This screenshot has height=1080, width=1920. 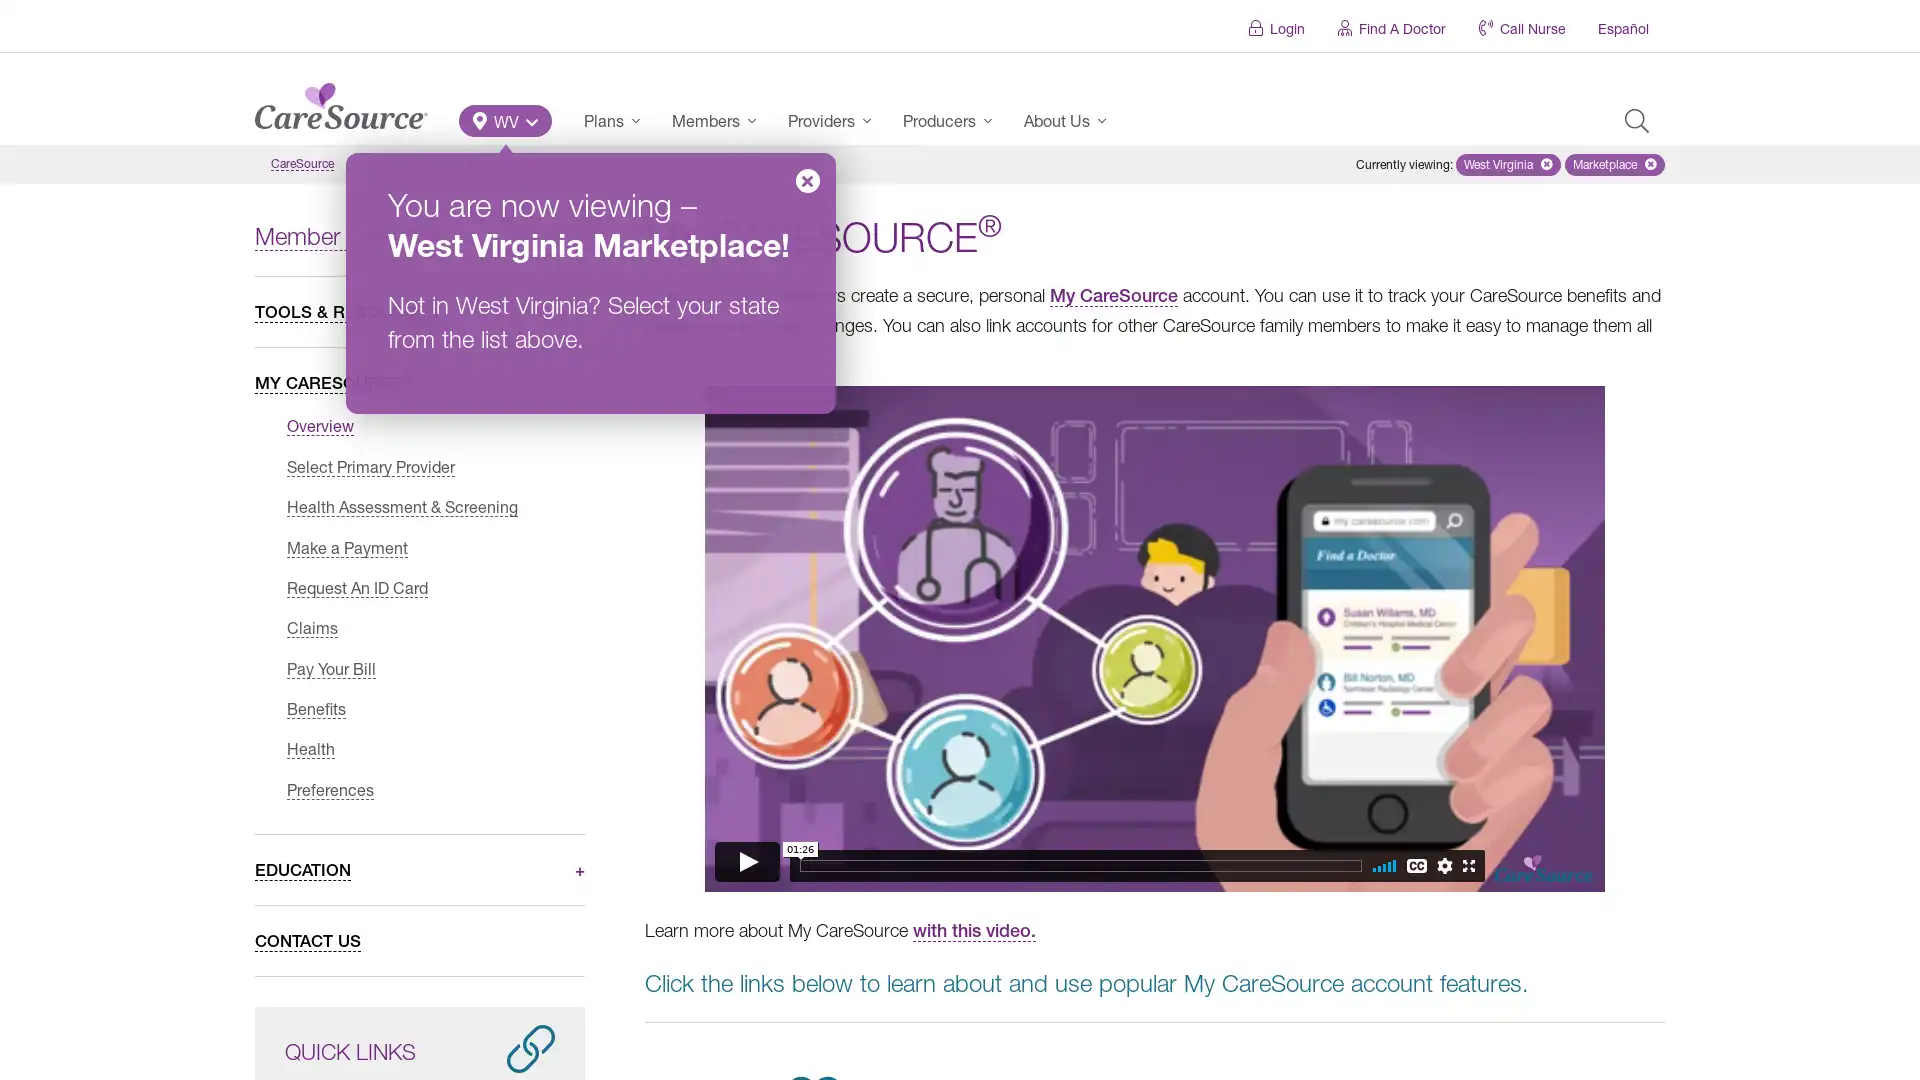 I want to click on Search, so click(x=1636, y=120).